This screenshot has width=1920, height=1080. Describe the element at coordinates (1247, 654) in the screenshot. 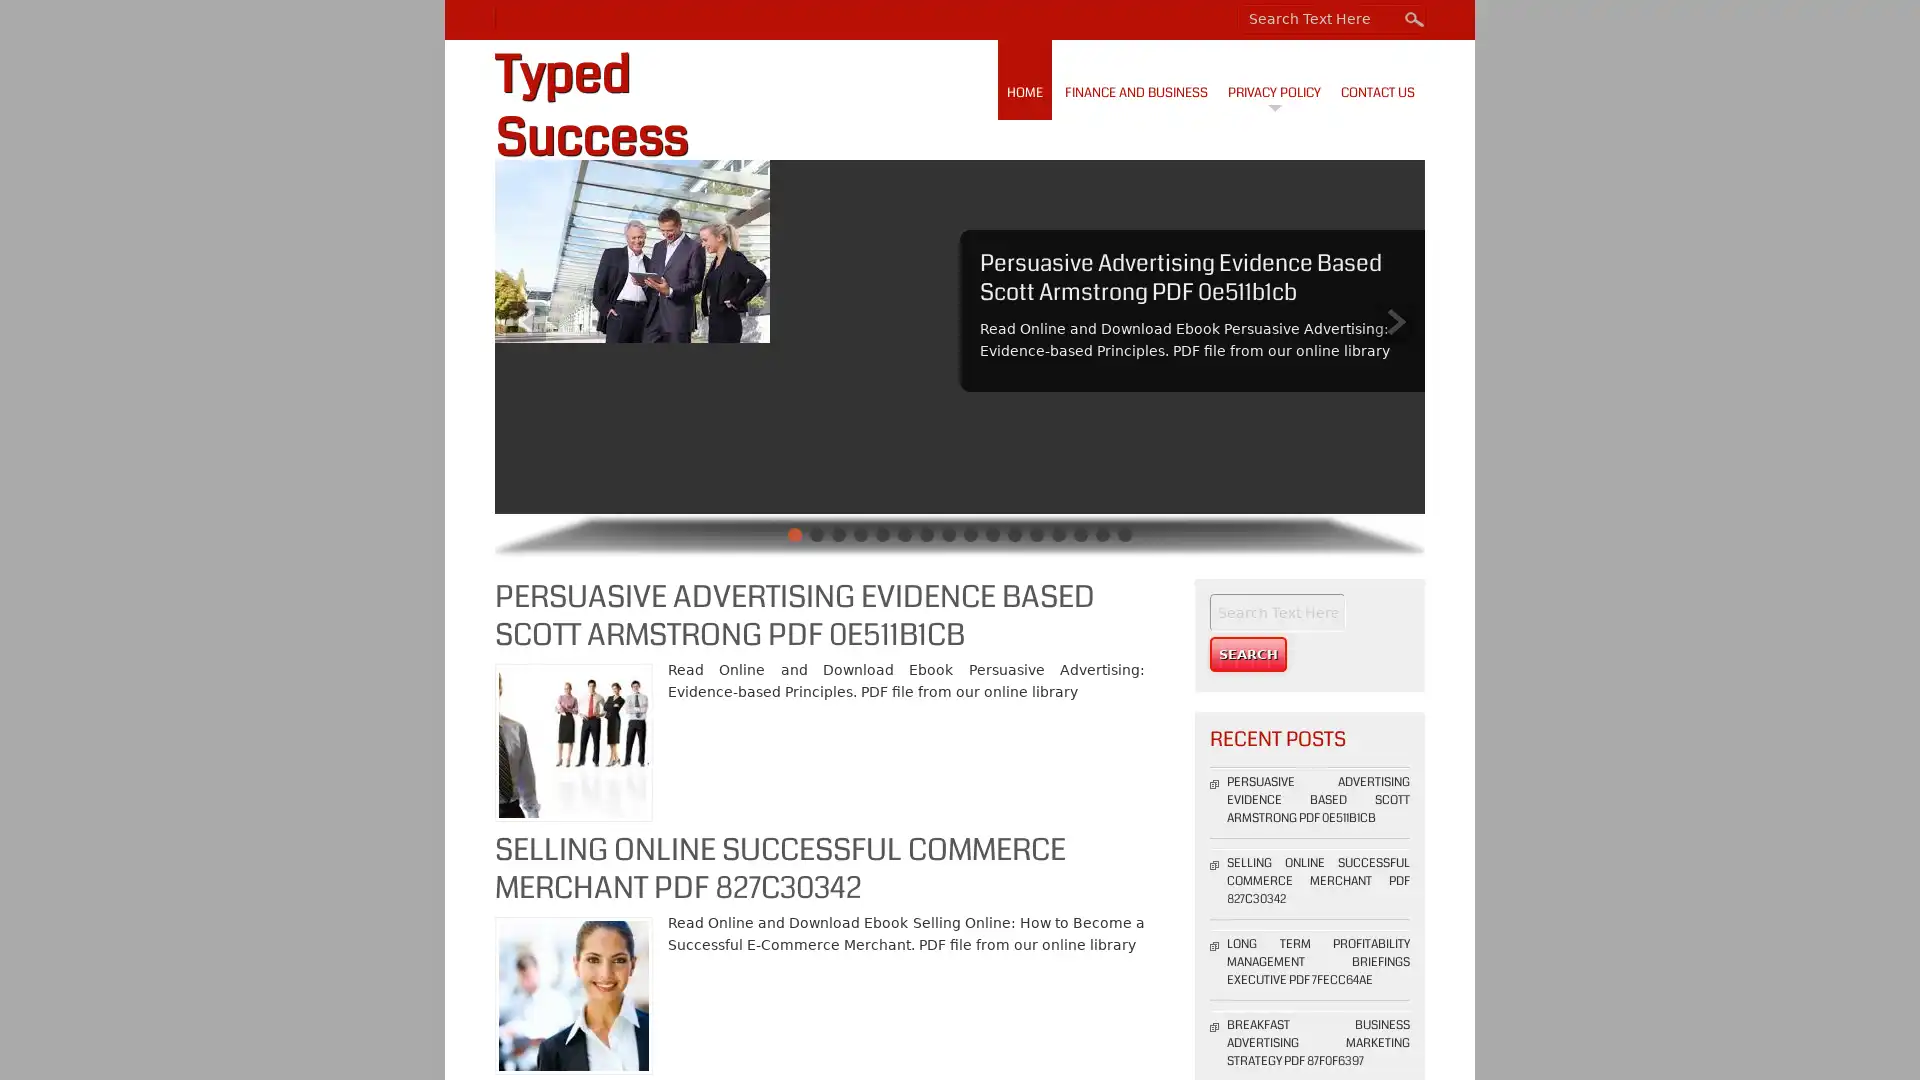

I see `Search` at that location.